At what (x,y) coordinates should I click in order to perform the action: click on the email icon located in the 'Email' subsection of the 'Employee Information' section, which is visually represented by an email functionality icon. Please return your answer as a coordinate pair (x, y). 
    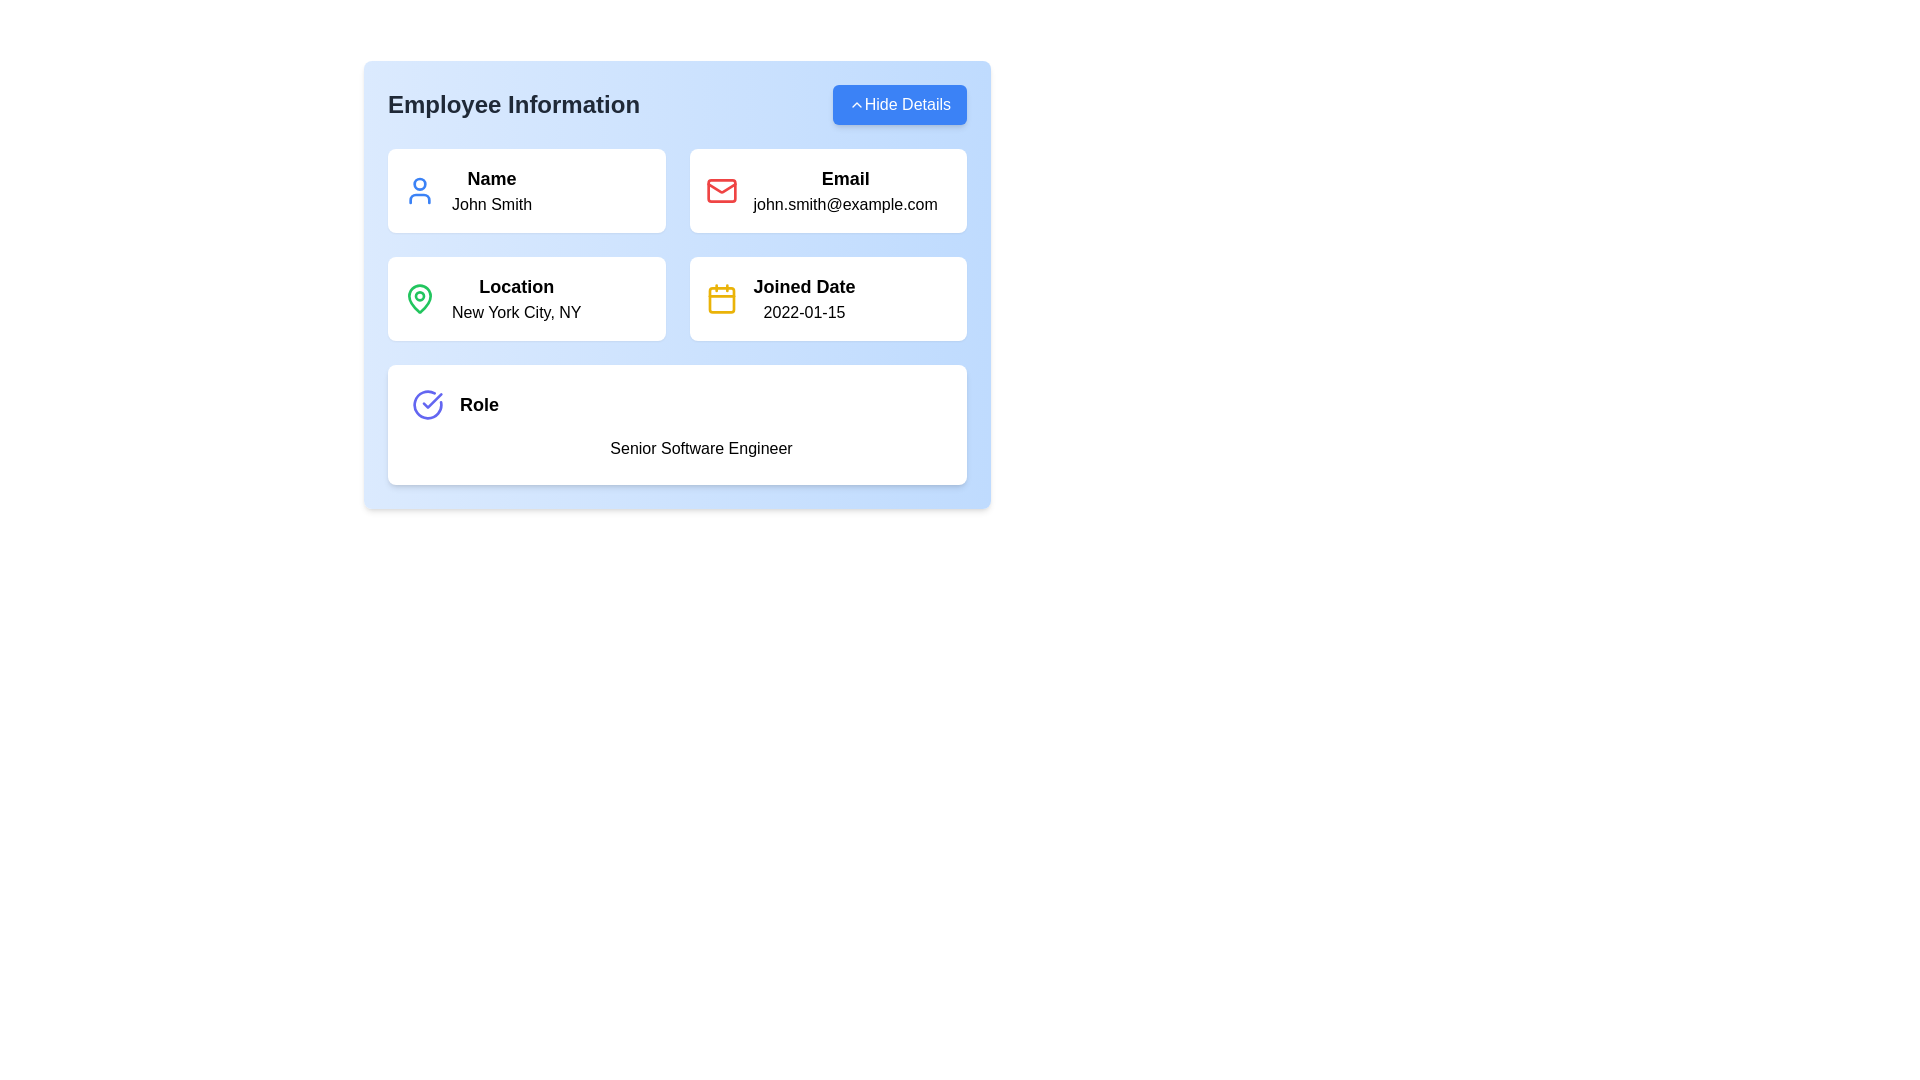
    Looking at the image, I should click on (720, 191).